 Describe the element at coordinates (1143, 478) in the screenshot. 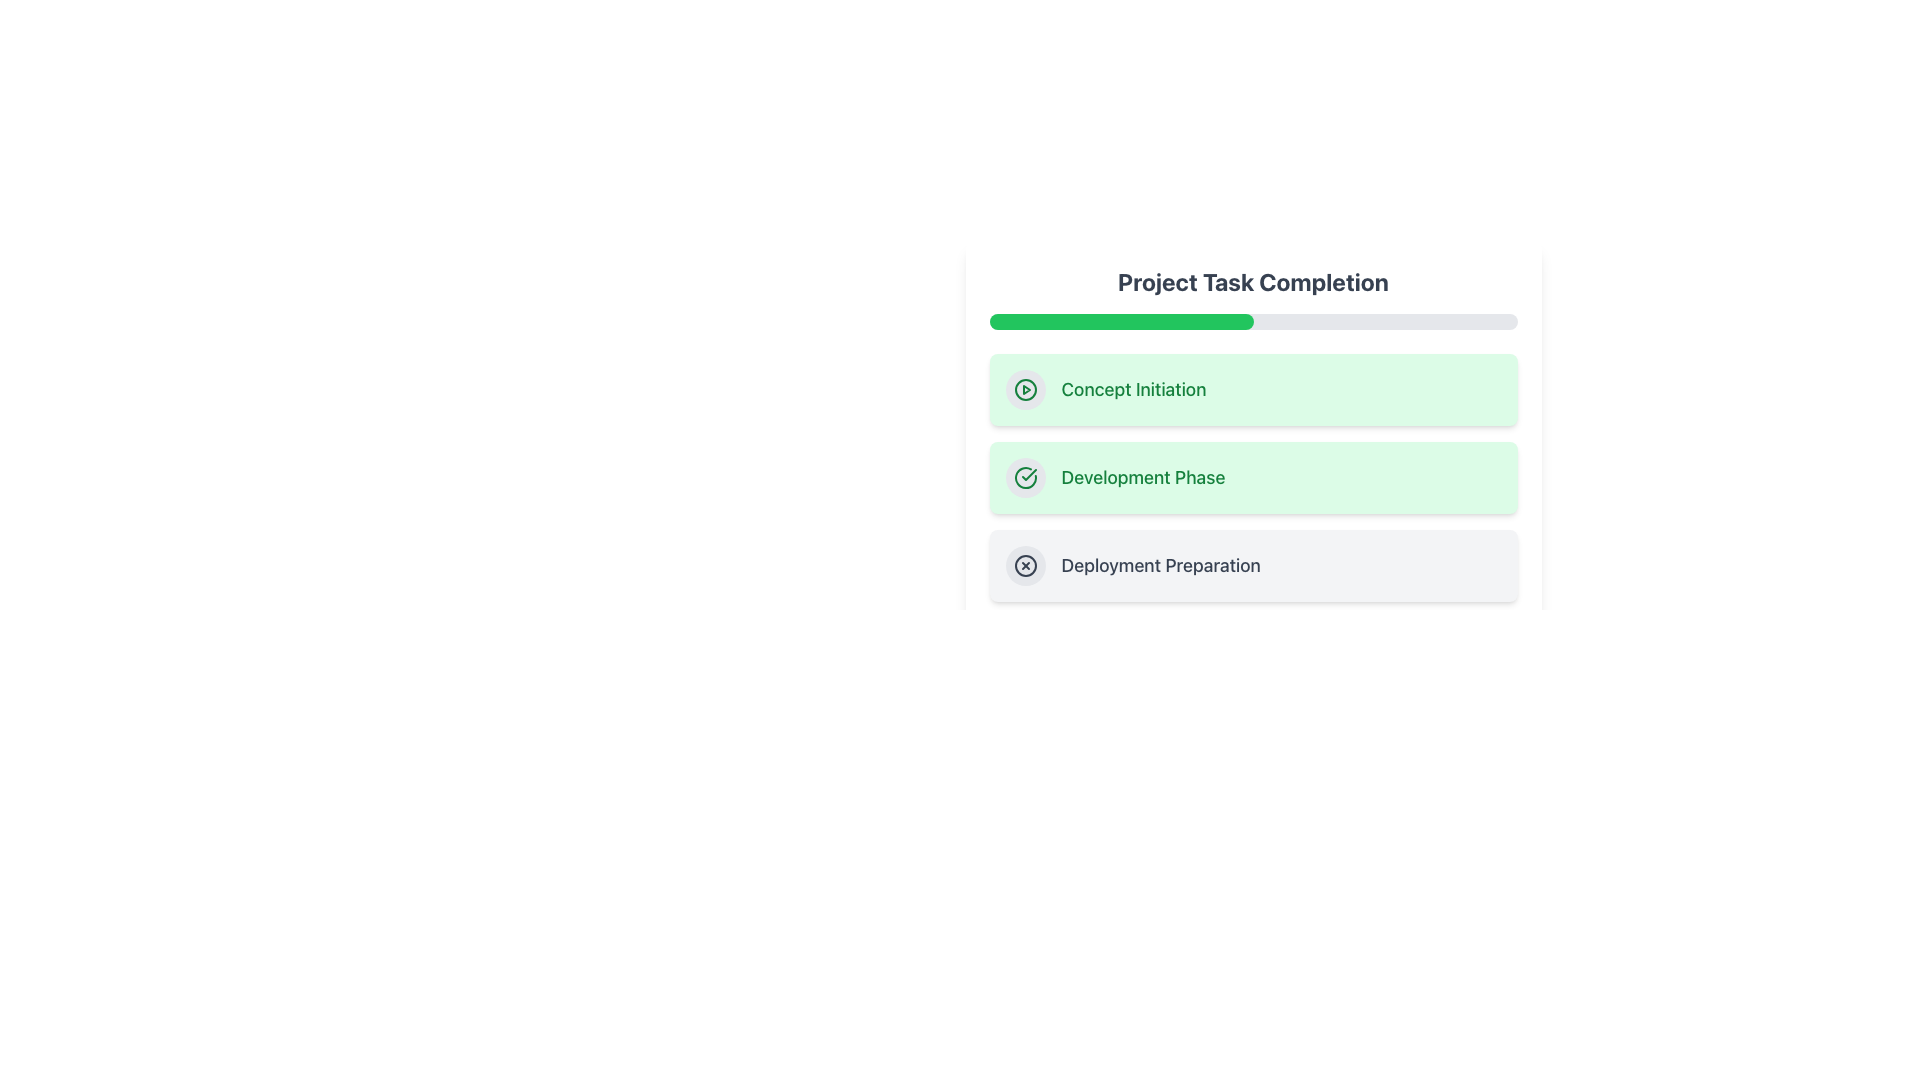

I see `the static label displaying 'Development Phase' in bold green font, which is the second entry in the vertical list of stages of progress` at that location.